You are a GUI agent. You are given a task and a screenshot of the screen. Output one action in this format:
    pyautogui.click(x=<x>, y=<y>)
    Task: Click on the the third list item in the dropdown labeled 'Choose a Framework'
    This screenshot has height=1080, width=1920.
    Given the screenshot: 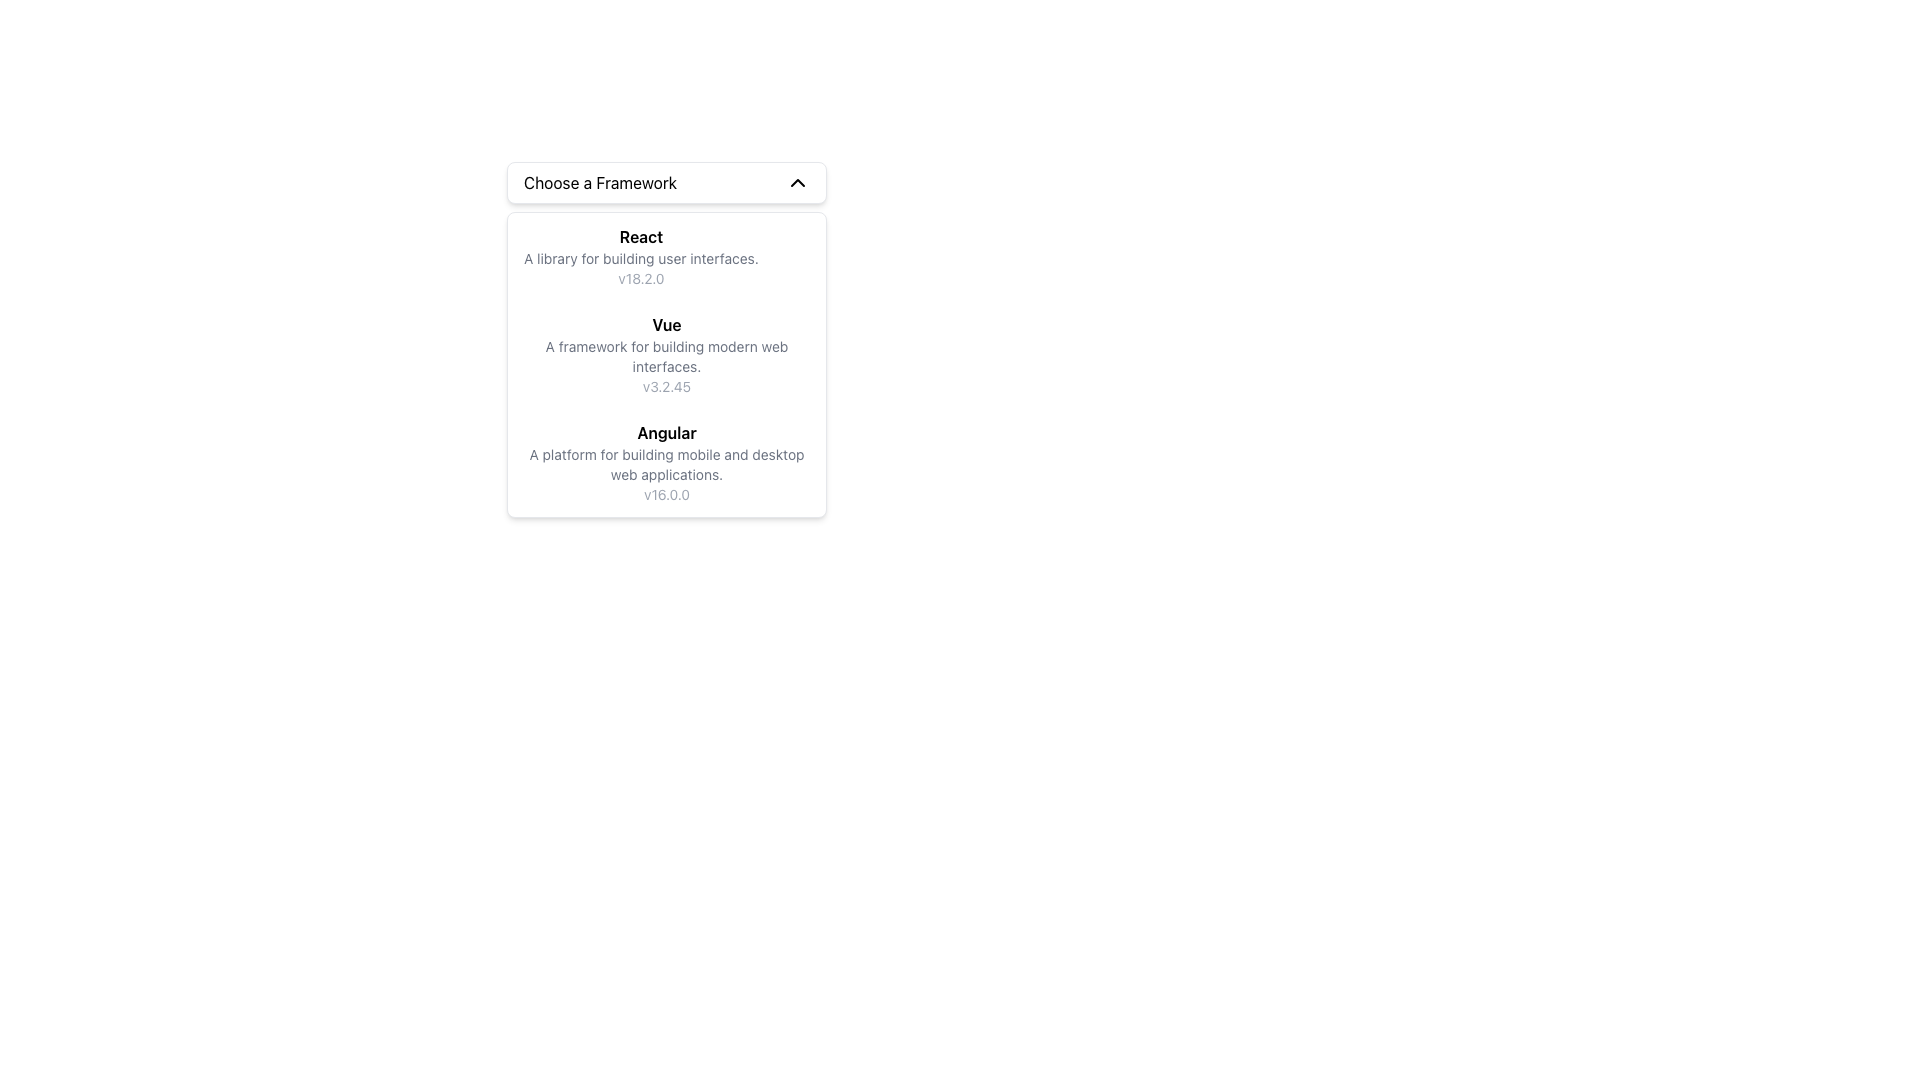 What is the action you would take?
    pyautogui.click(x=667, y=462)
    